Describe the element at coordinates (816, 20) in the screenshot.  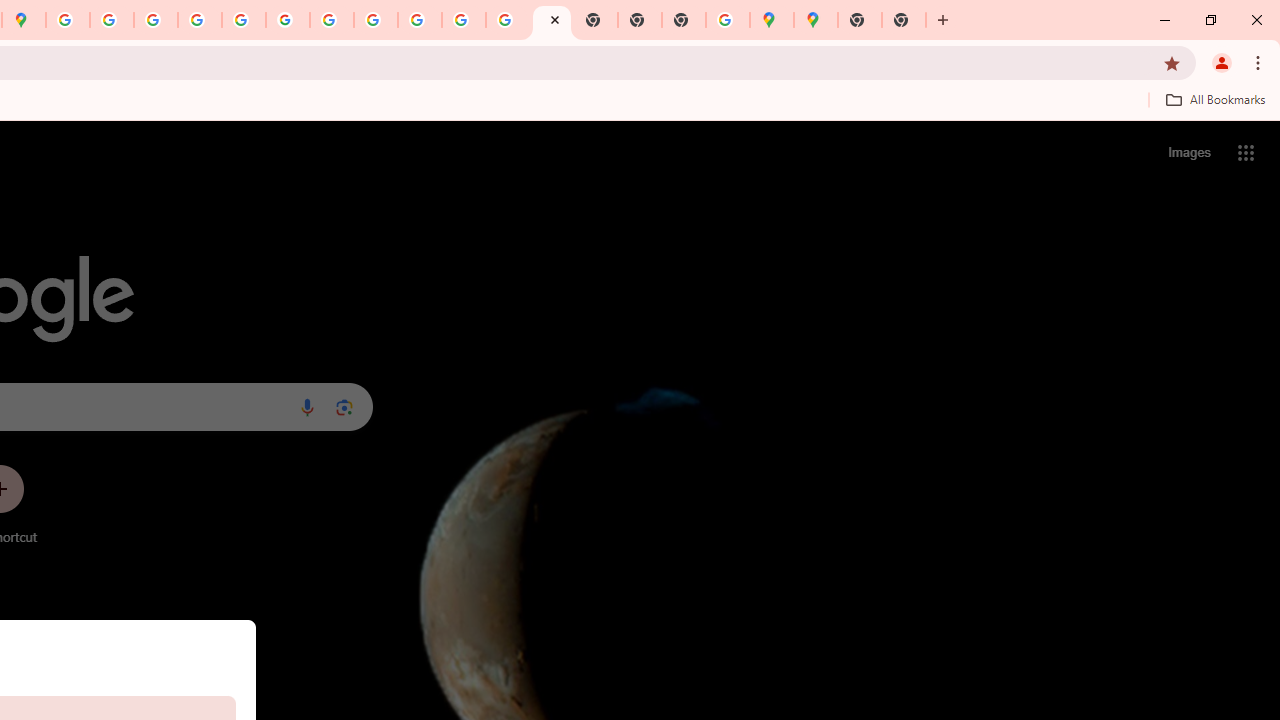
I see `'Google Maps'` at that location.